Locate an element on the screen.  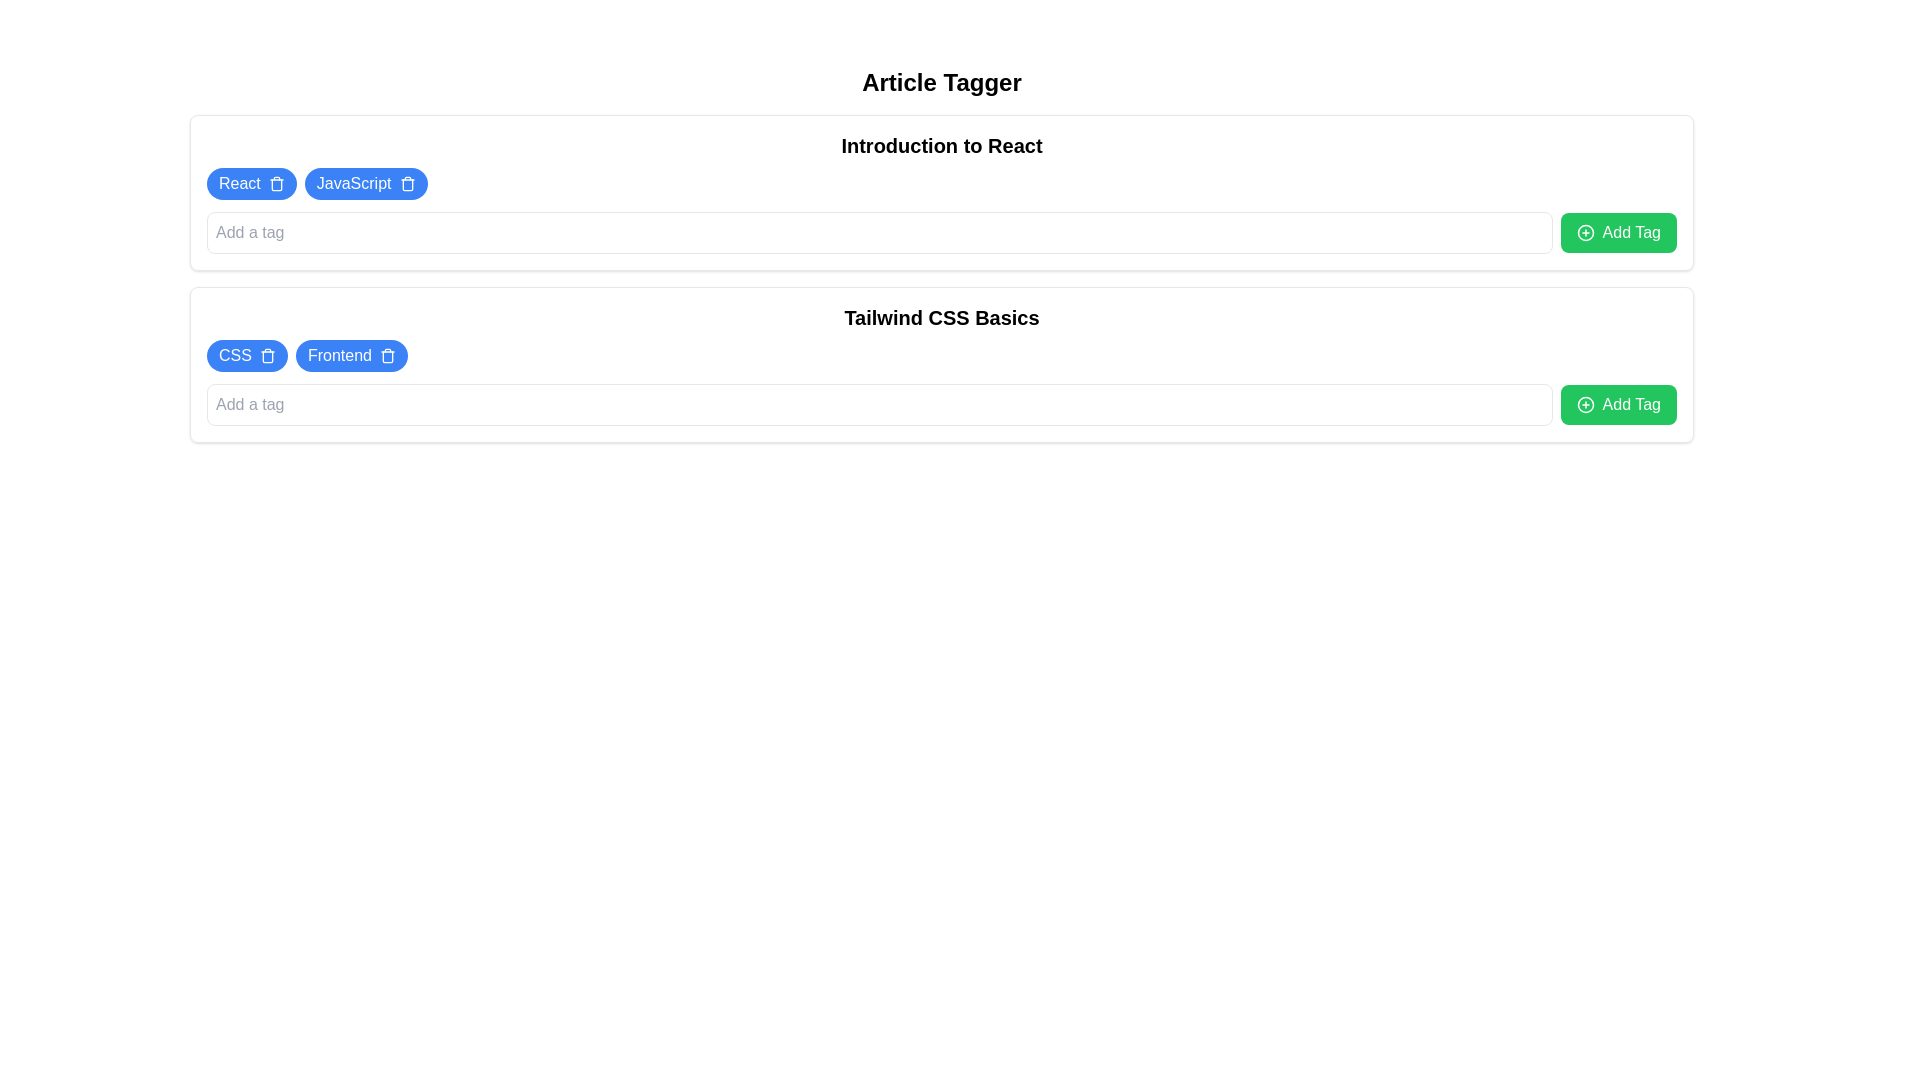
the circular shape located within the SVG group, which is near the 'Add Tag' button in the second section of the interface is located at coordinates (1584, 231).